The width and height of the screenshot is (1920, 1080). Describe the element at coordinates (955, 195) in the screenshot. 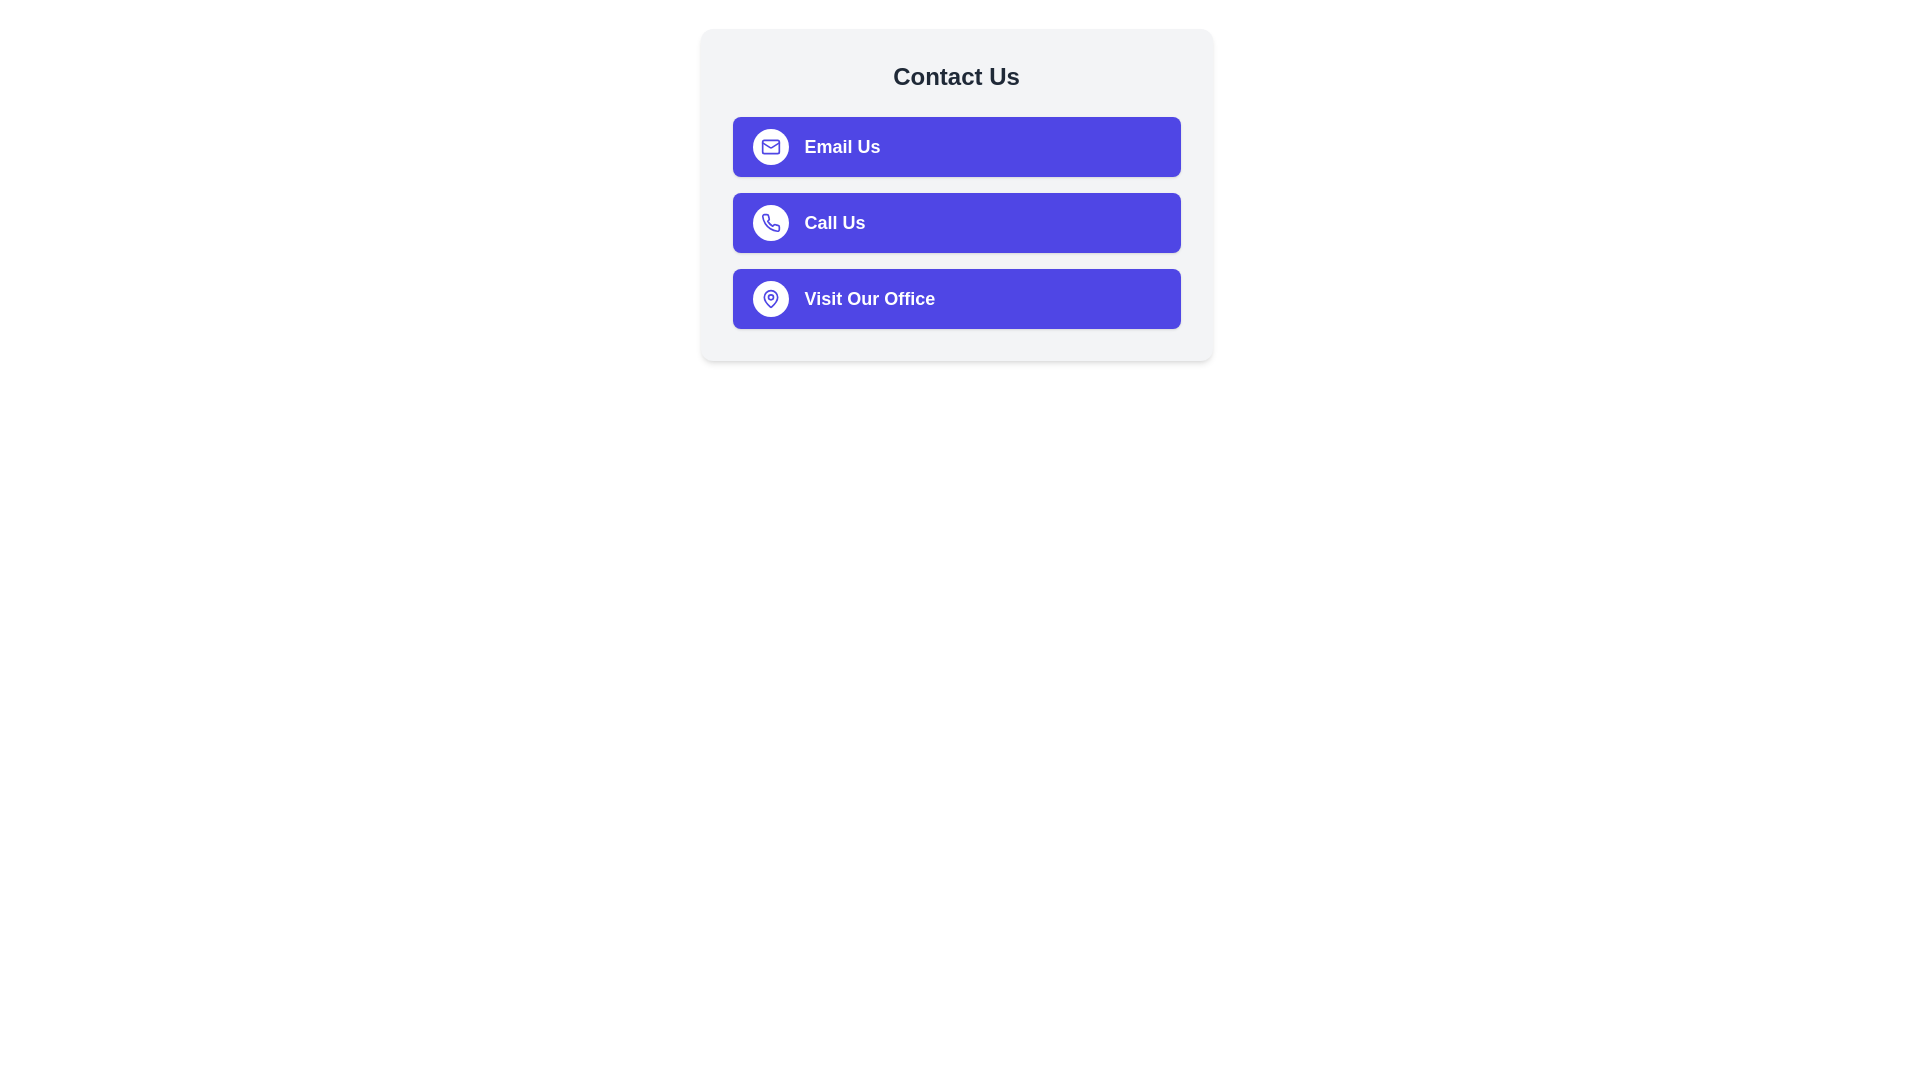

I see `the second button in the vertical stack under the 'Contact Us' title to initiate a phone call` at that location.